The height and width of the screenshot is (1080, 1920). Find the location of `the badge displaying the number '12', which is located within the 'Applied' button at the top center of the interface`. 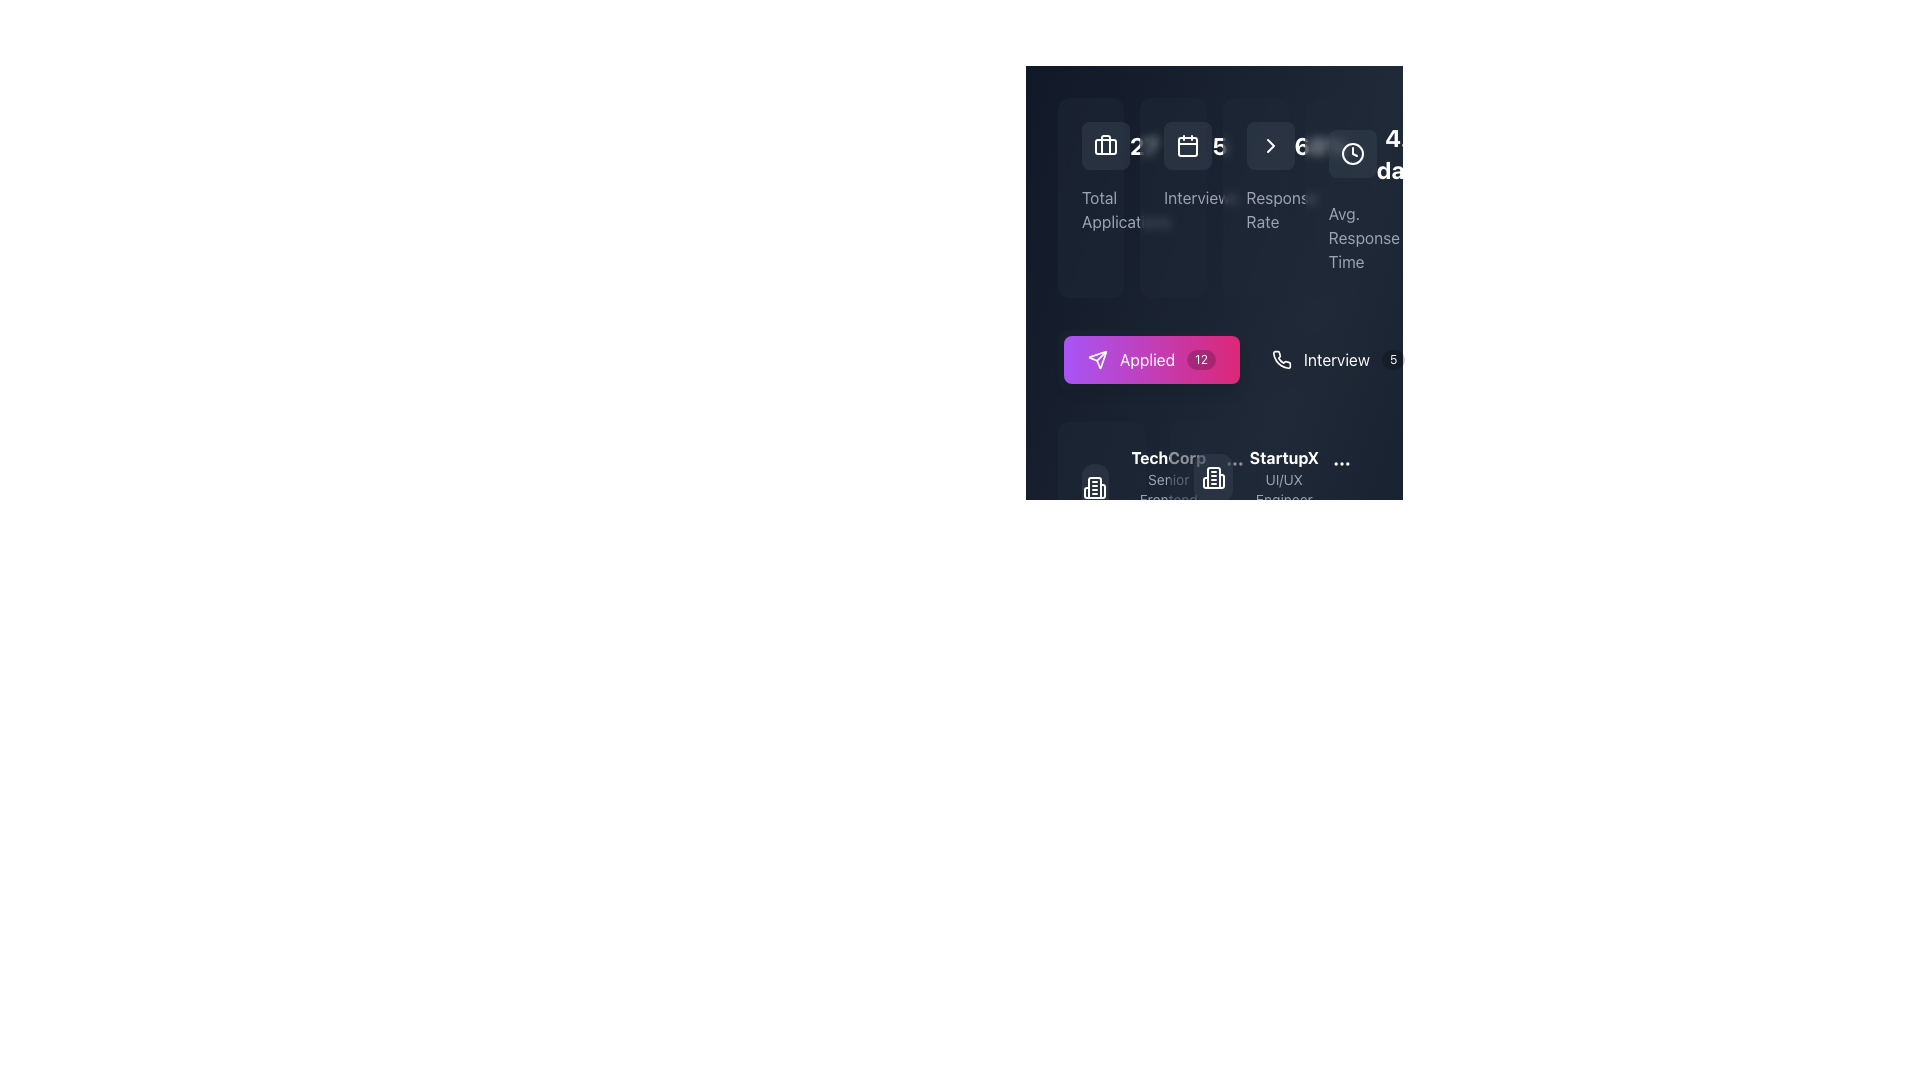

the badge displaying the number '12', which is located within the 'Applied' button at the top center of the interface is located at coordinates (1200, 358).